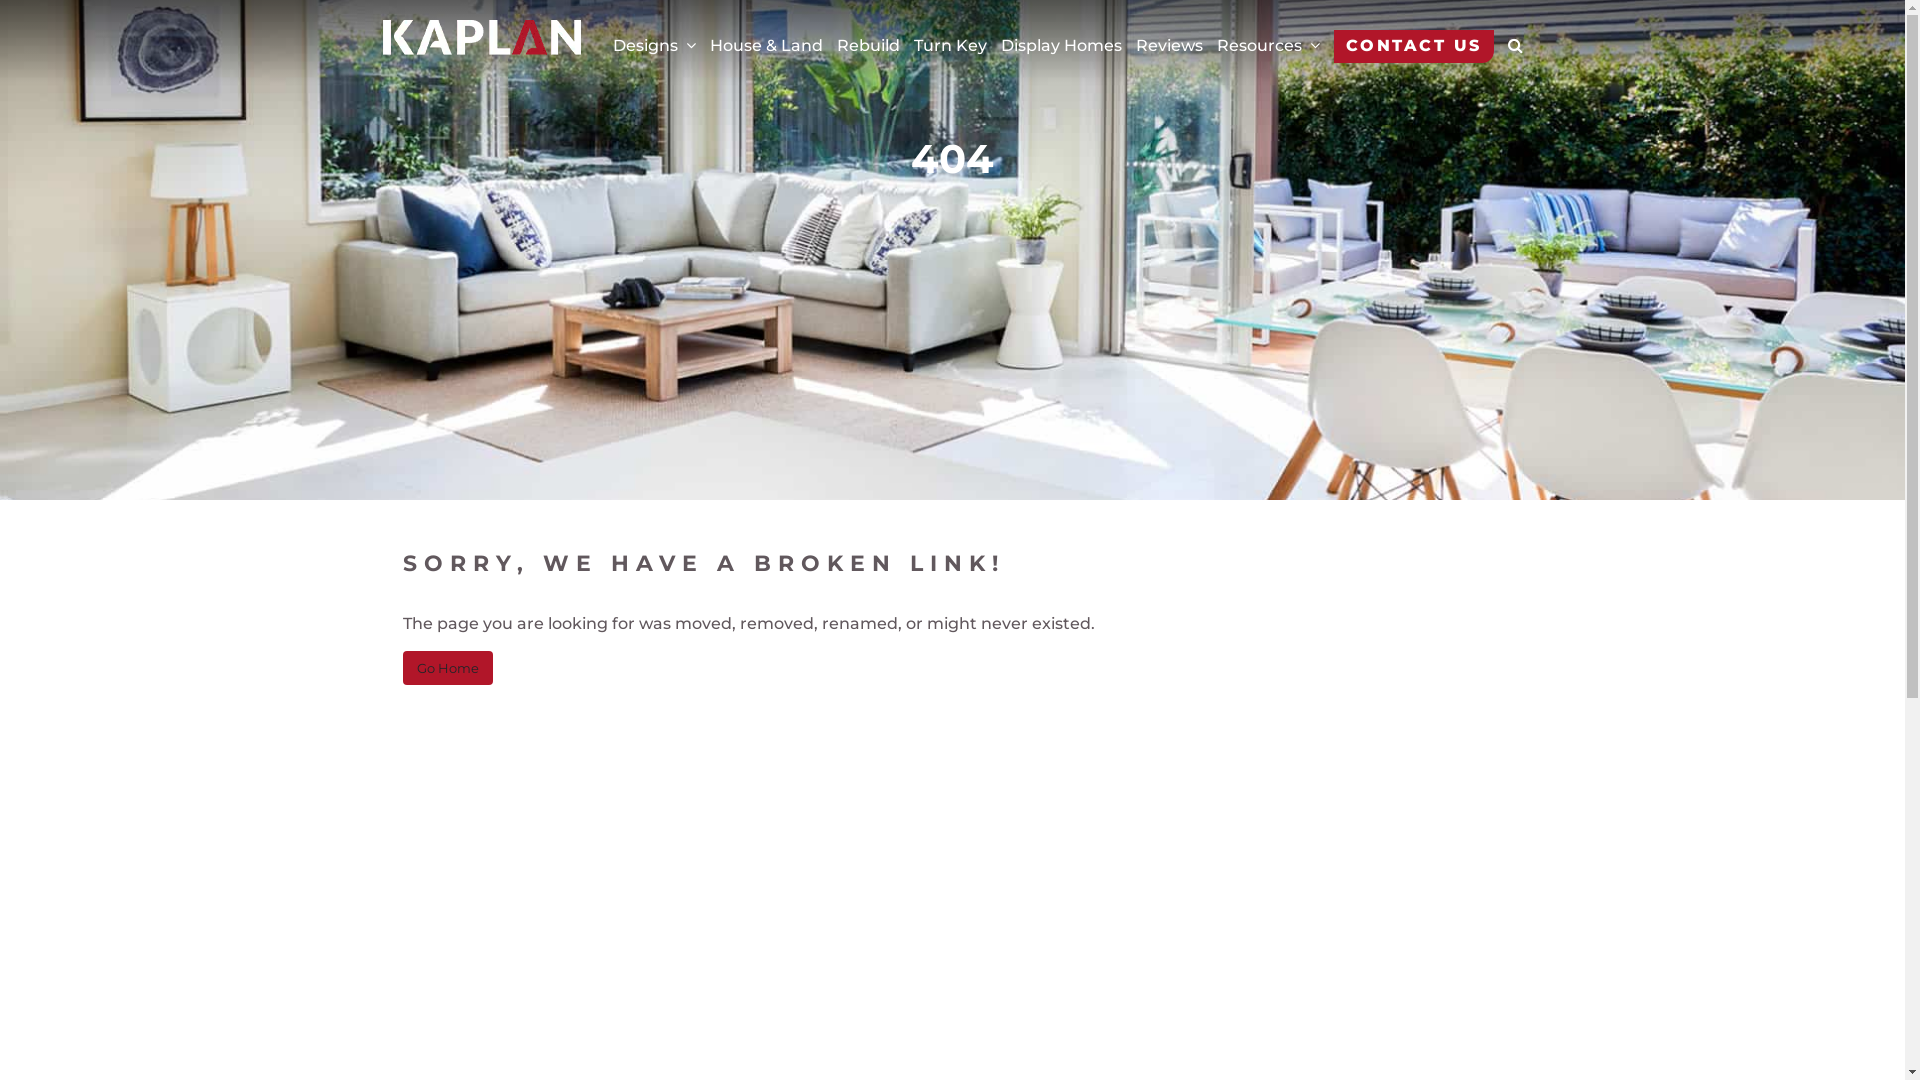  Describe the element at coordinates (610, 45) in the screenshot. I see `'Designs  '` at that location.